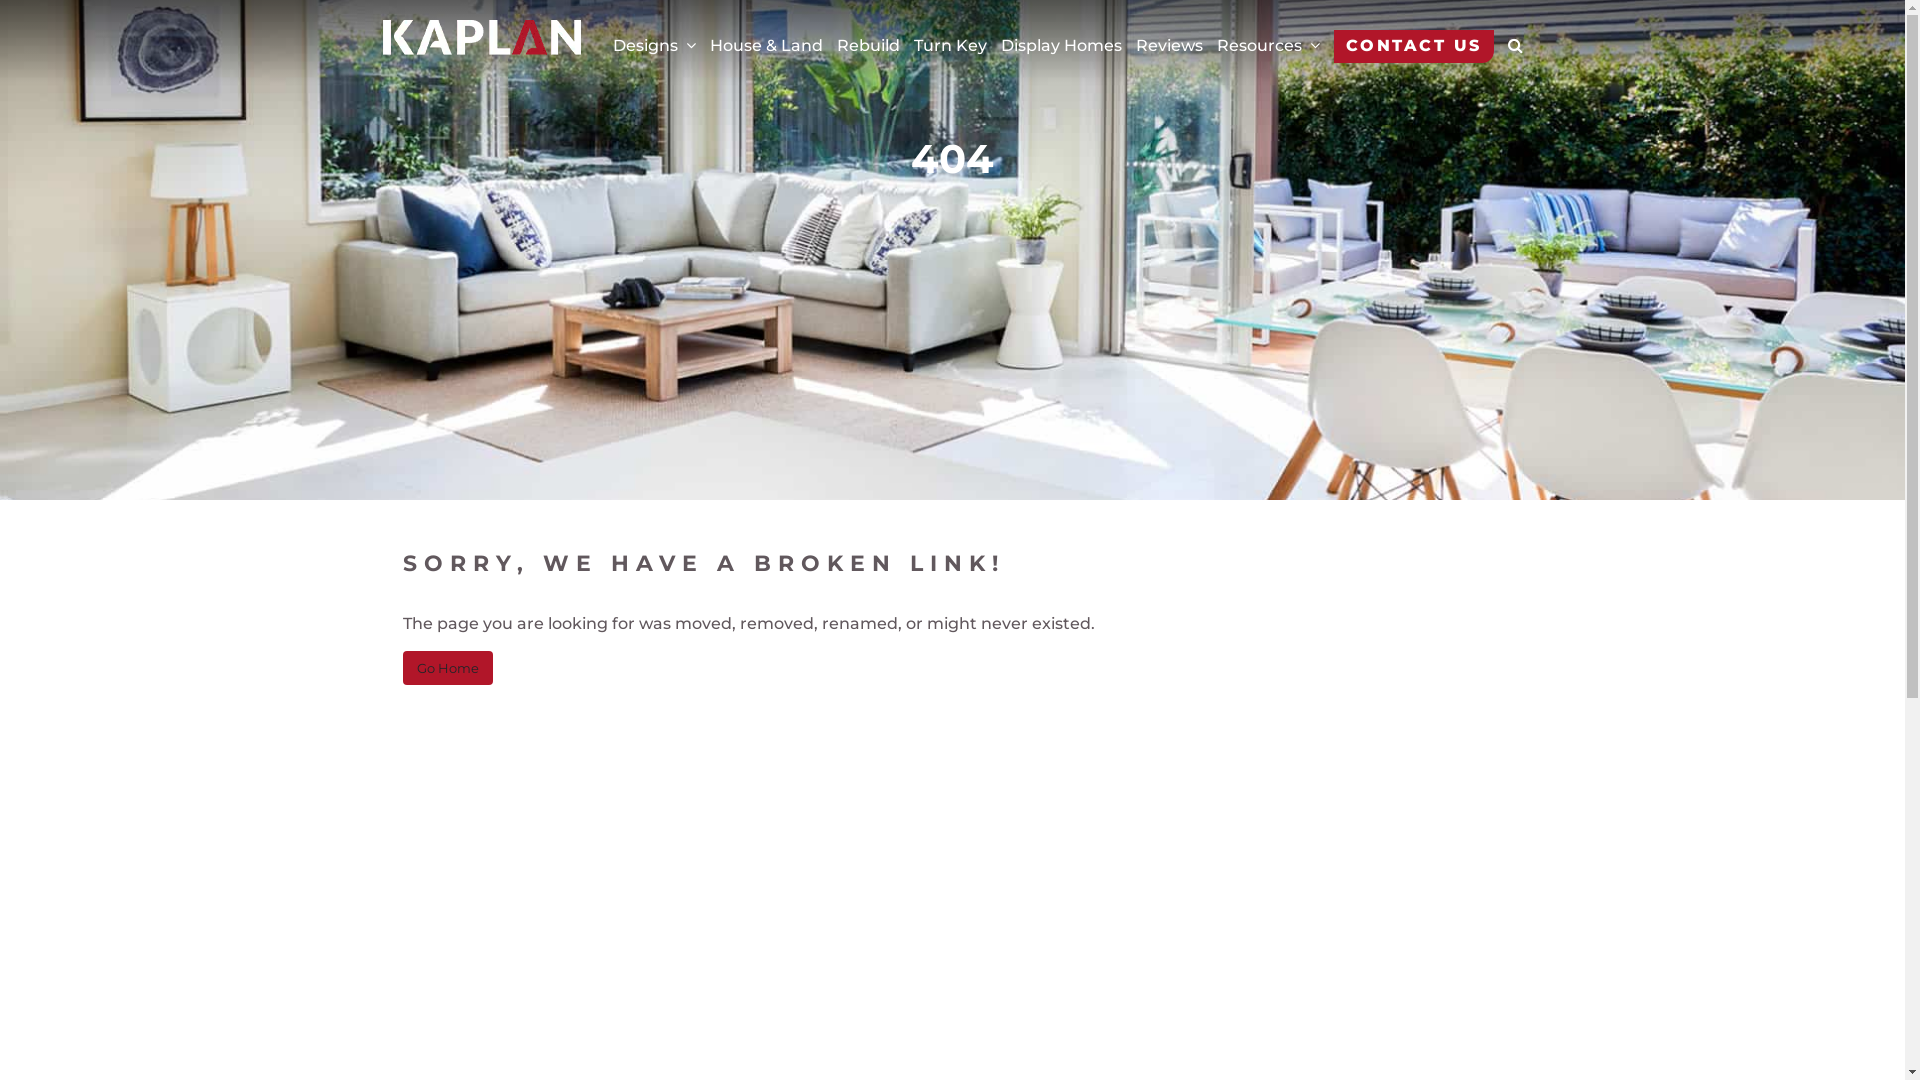  Describe the element at coordinates (610, 45) in the screenshot. I see `'Designs  '` at that location.